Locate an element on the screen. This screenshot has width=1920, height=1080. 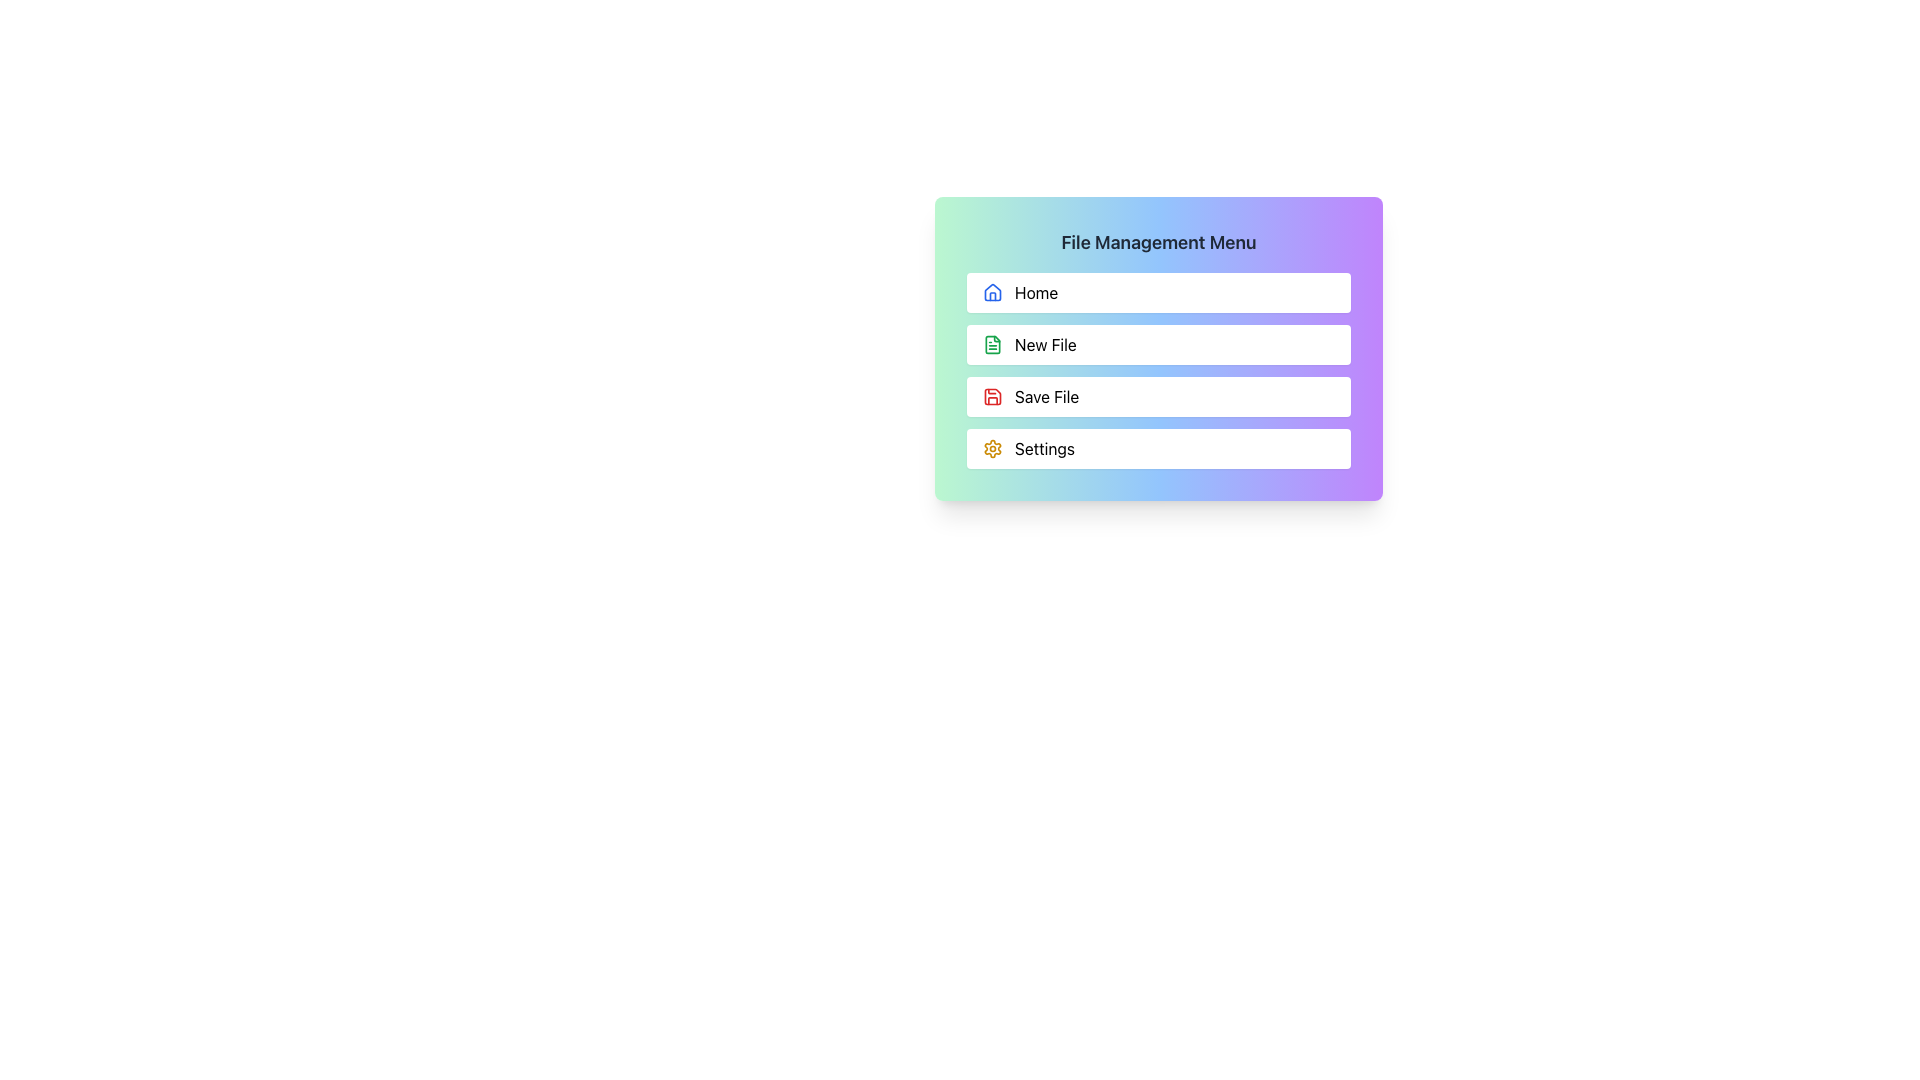
the gear-shaped icon in yellow, which signifies the settings function and is located at the bottom of the list of icons is located at coordinates (993, 447).